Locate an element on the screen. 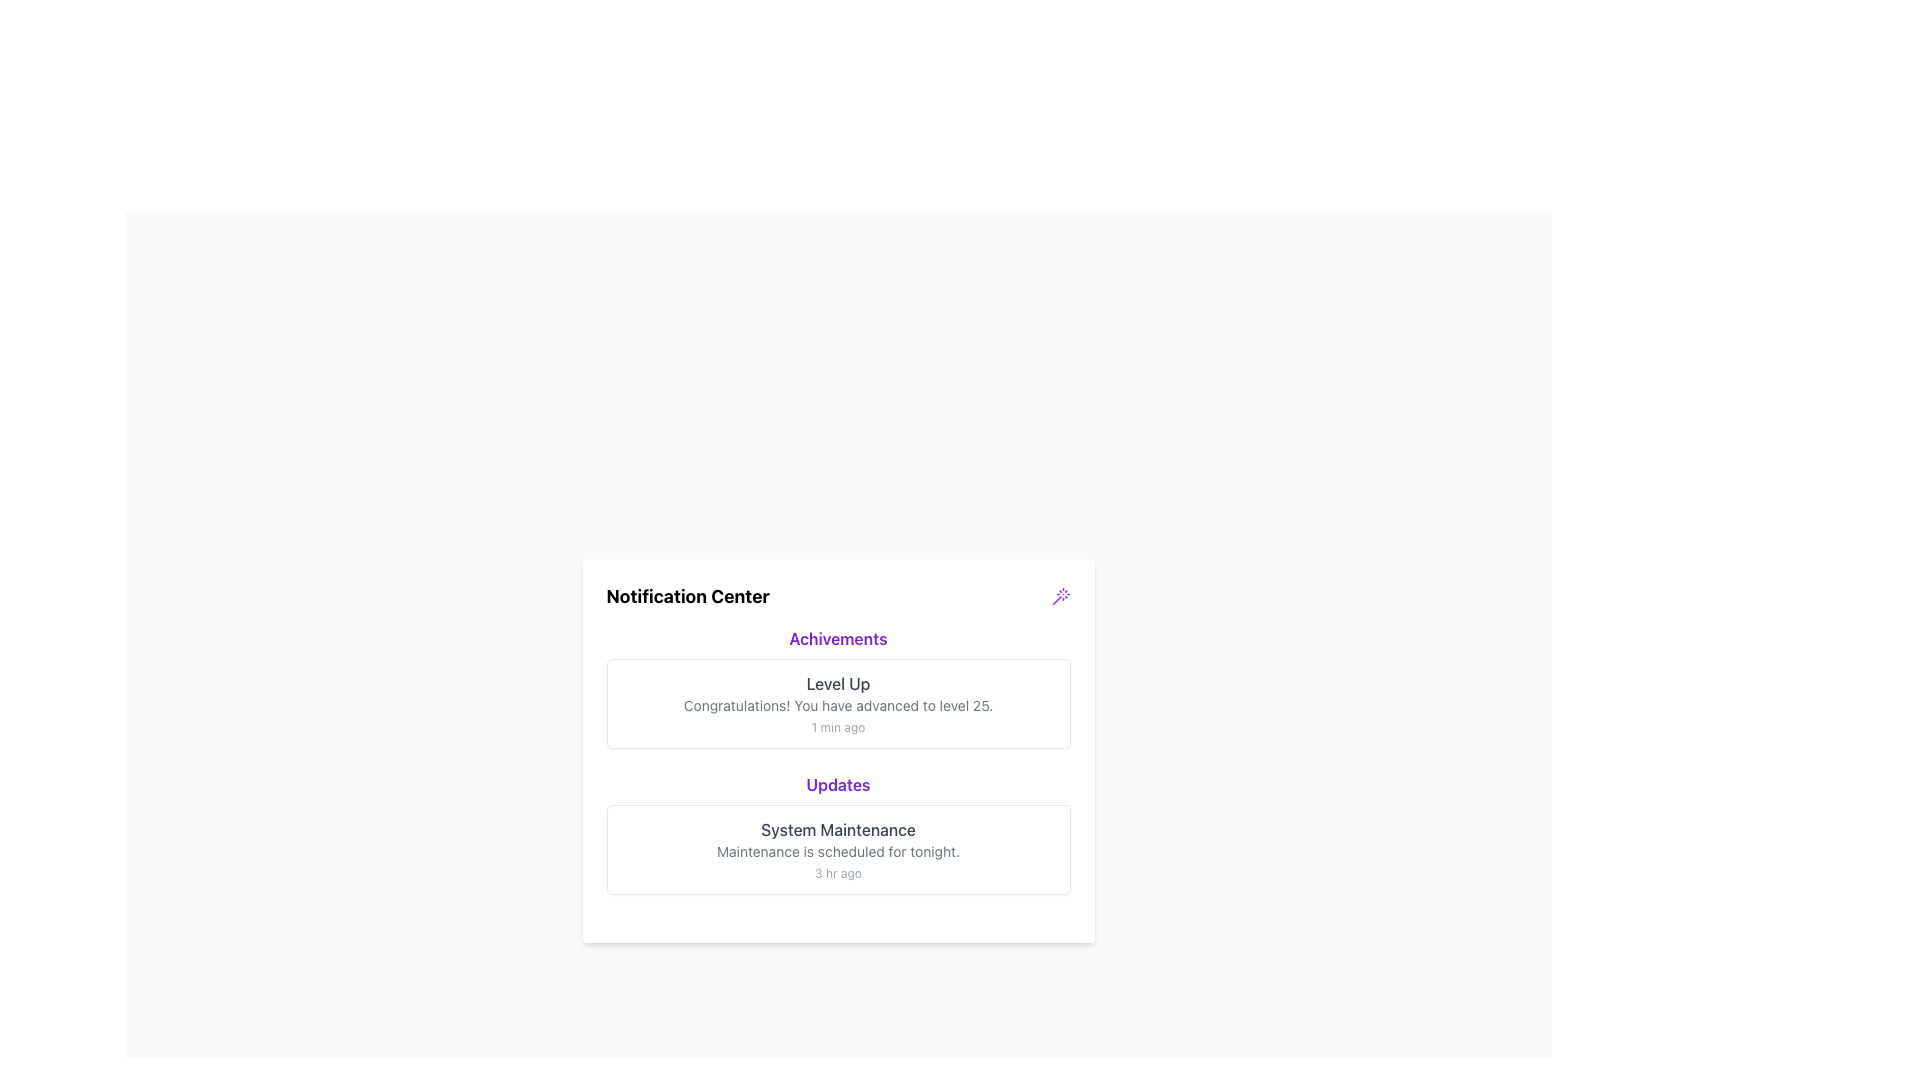 The height and width of the screenshot is (1080, 1920). the 'Level Up' text element, which is displayed in medium font weight and gray color, located at the top section of the notification card under 'Achievements' is located at coordinates (838, 682).